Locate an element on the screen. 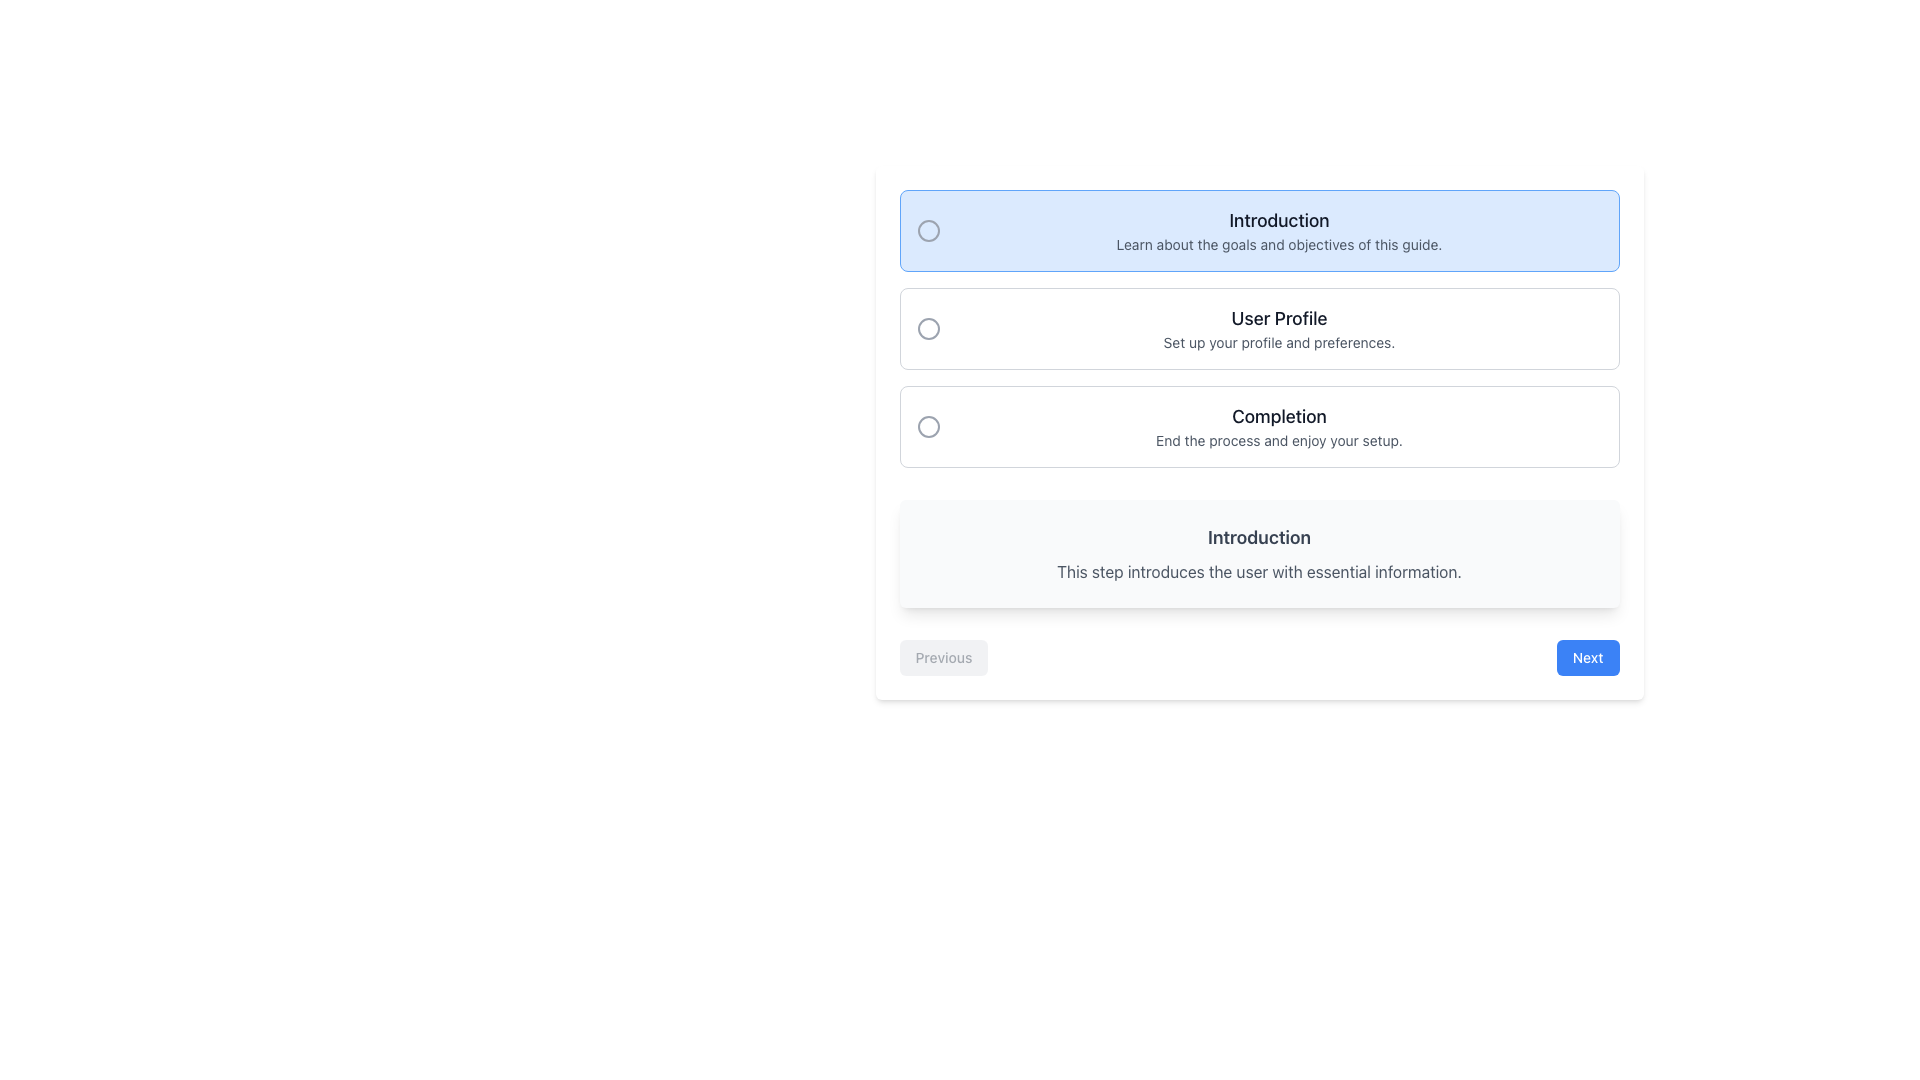 The image size is (1920, 1080). the decorative SVG circle located on the left side of the 'Introduction' section, which serves as a status indicator is located at coordinates (927, 230).